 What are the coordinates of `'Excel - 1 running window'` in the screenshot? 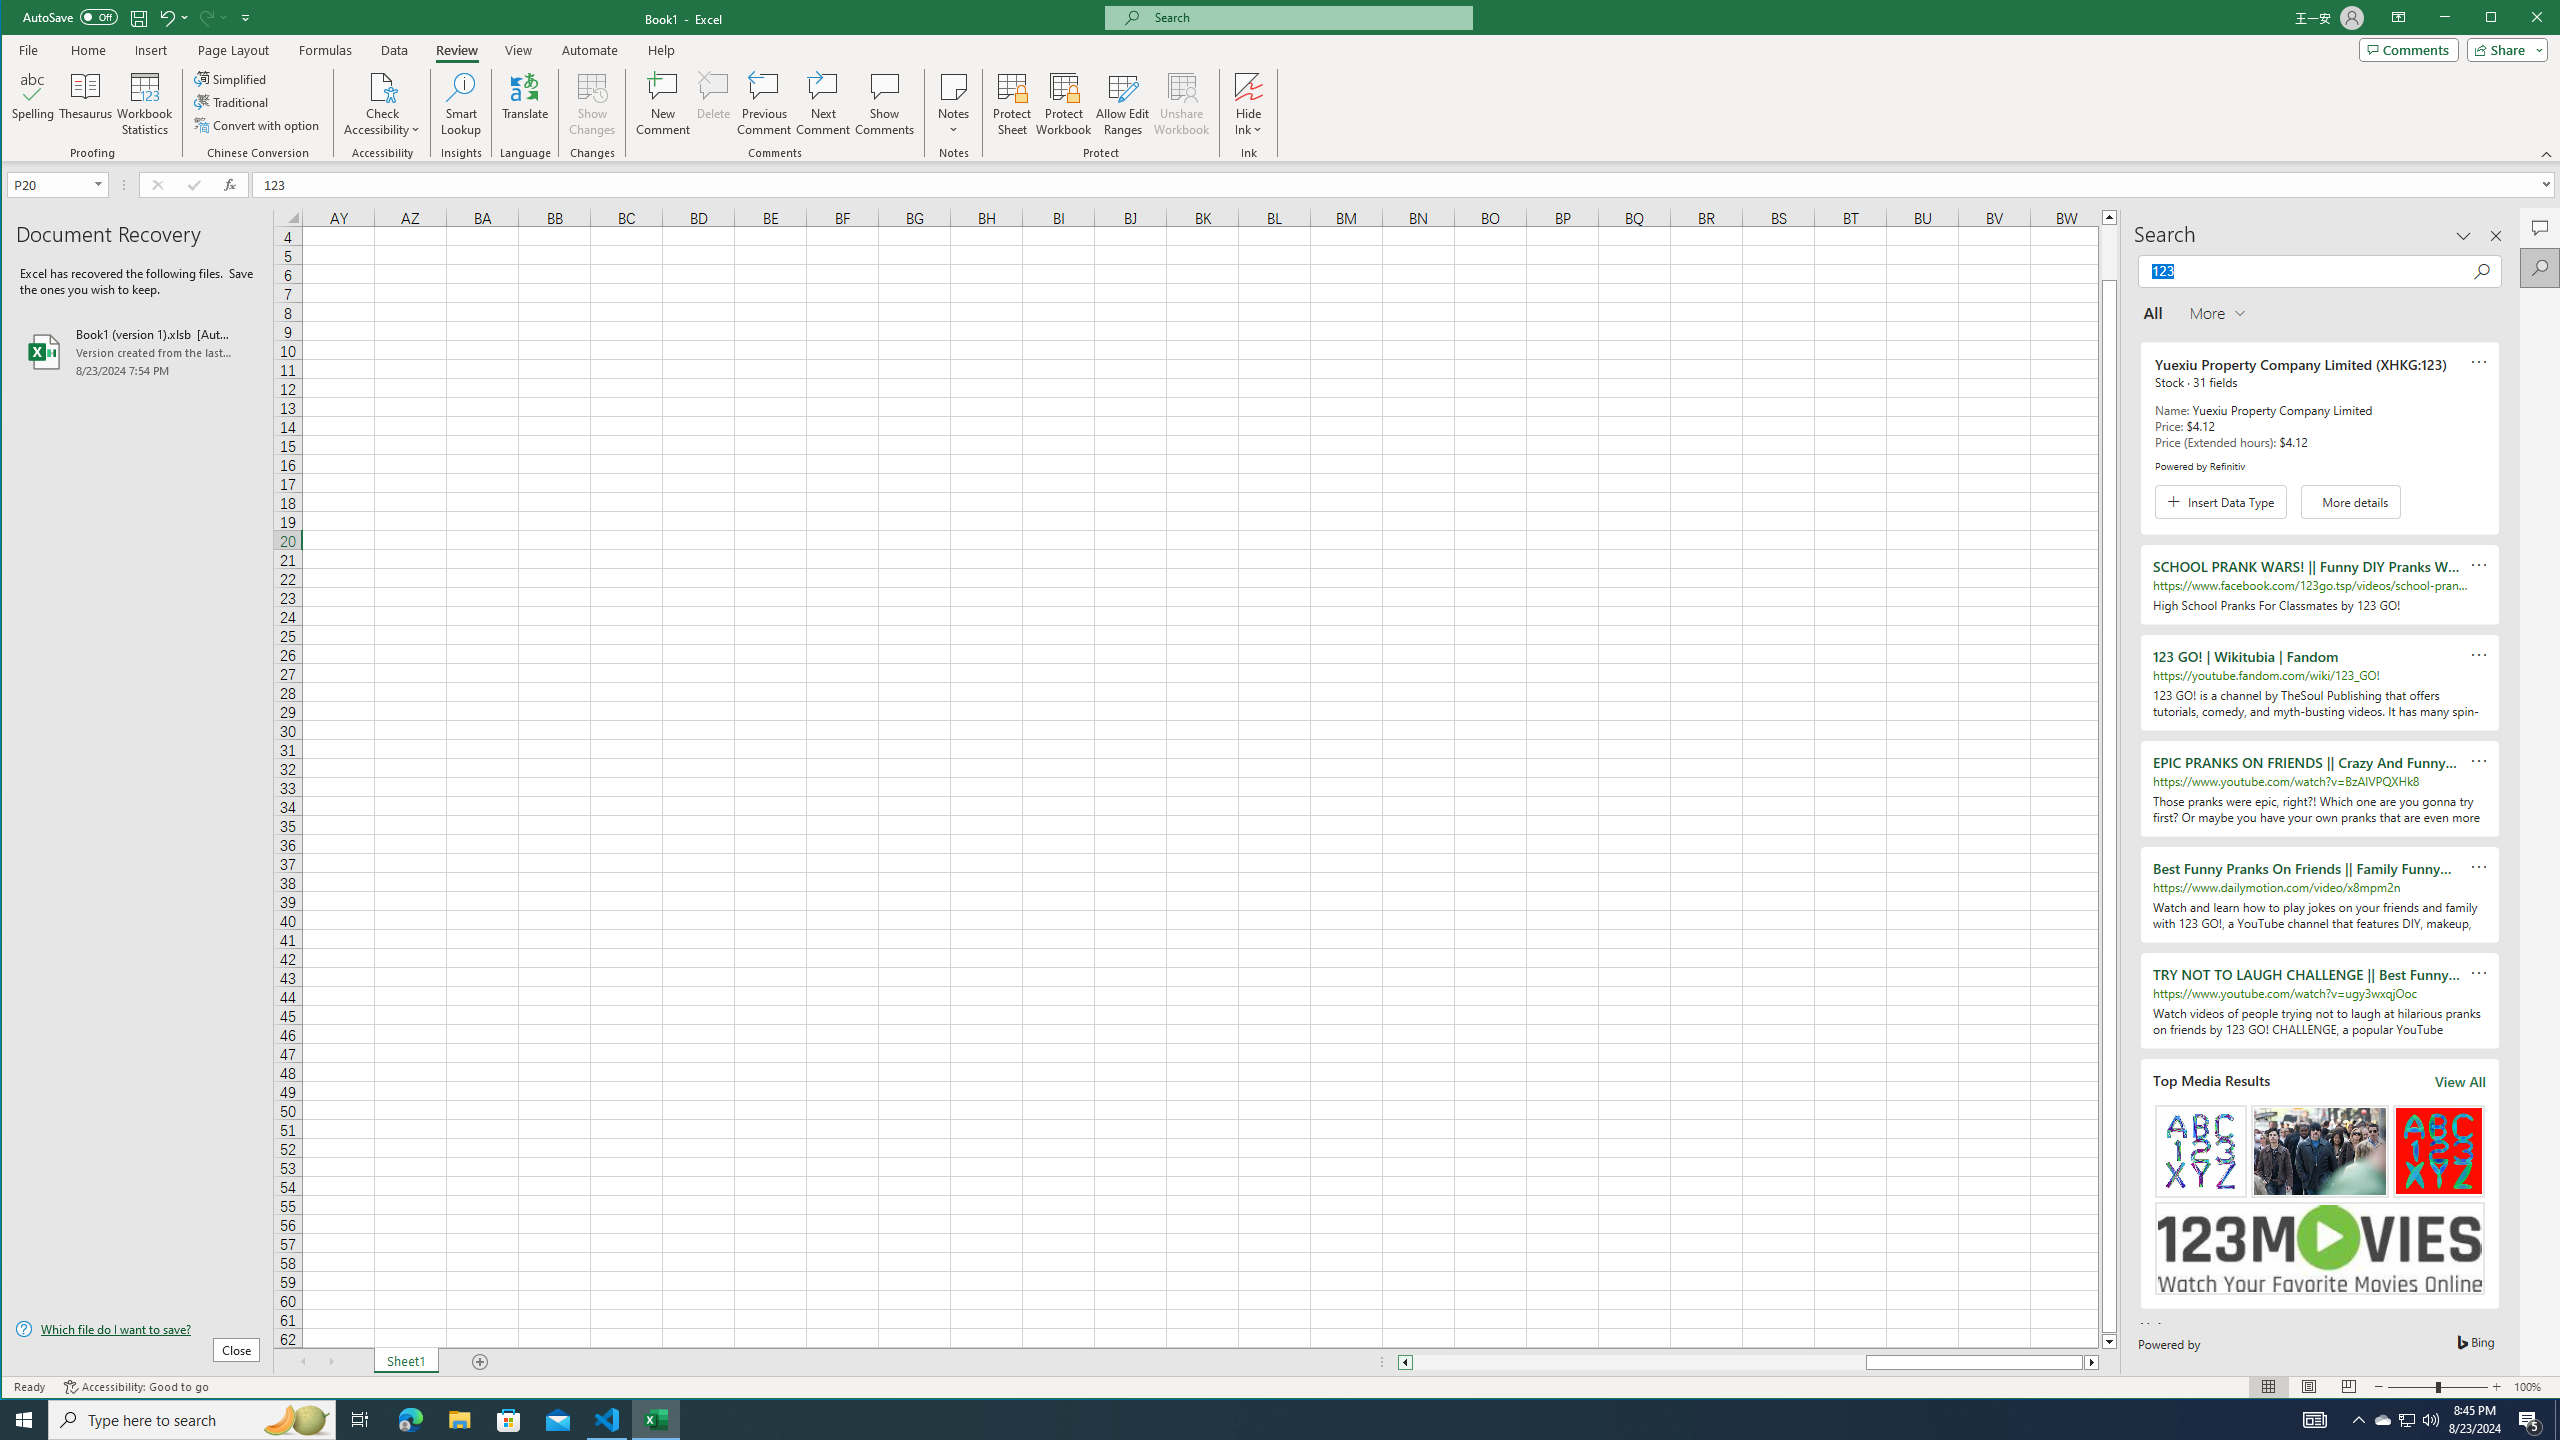 It's located at (656, 1418).